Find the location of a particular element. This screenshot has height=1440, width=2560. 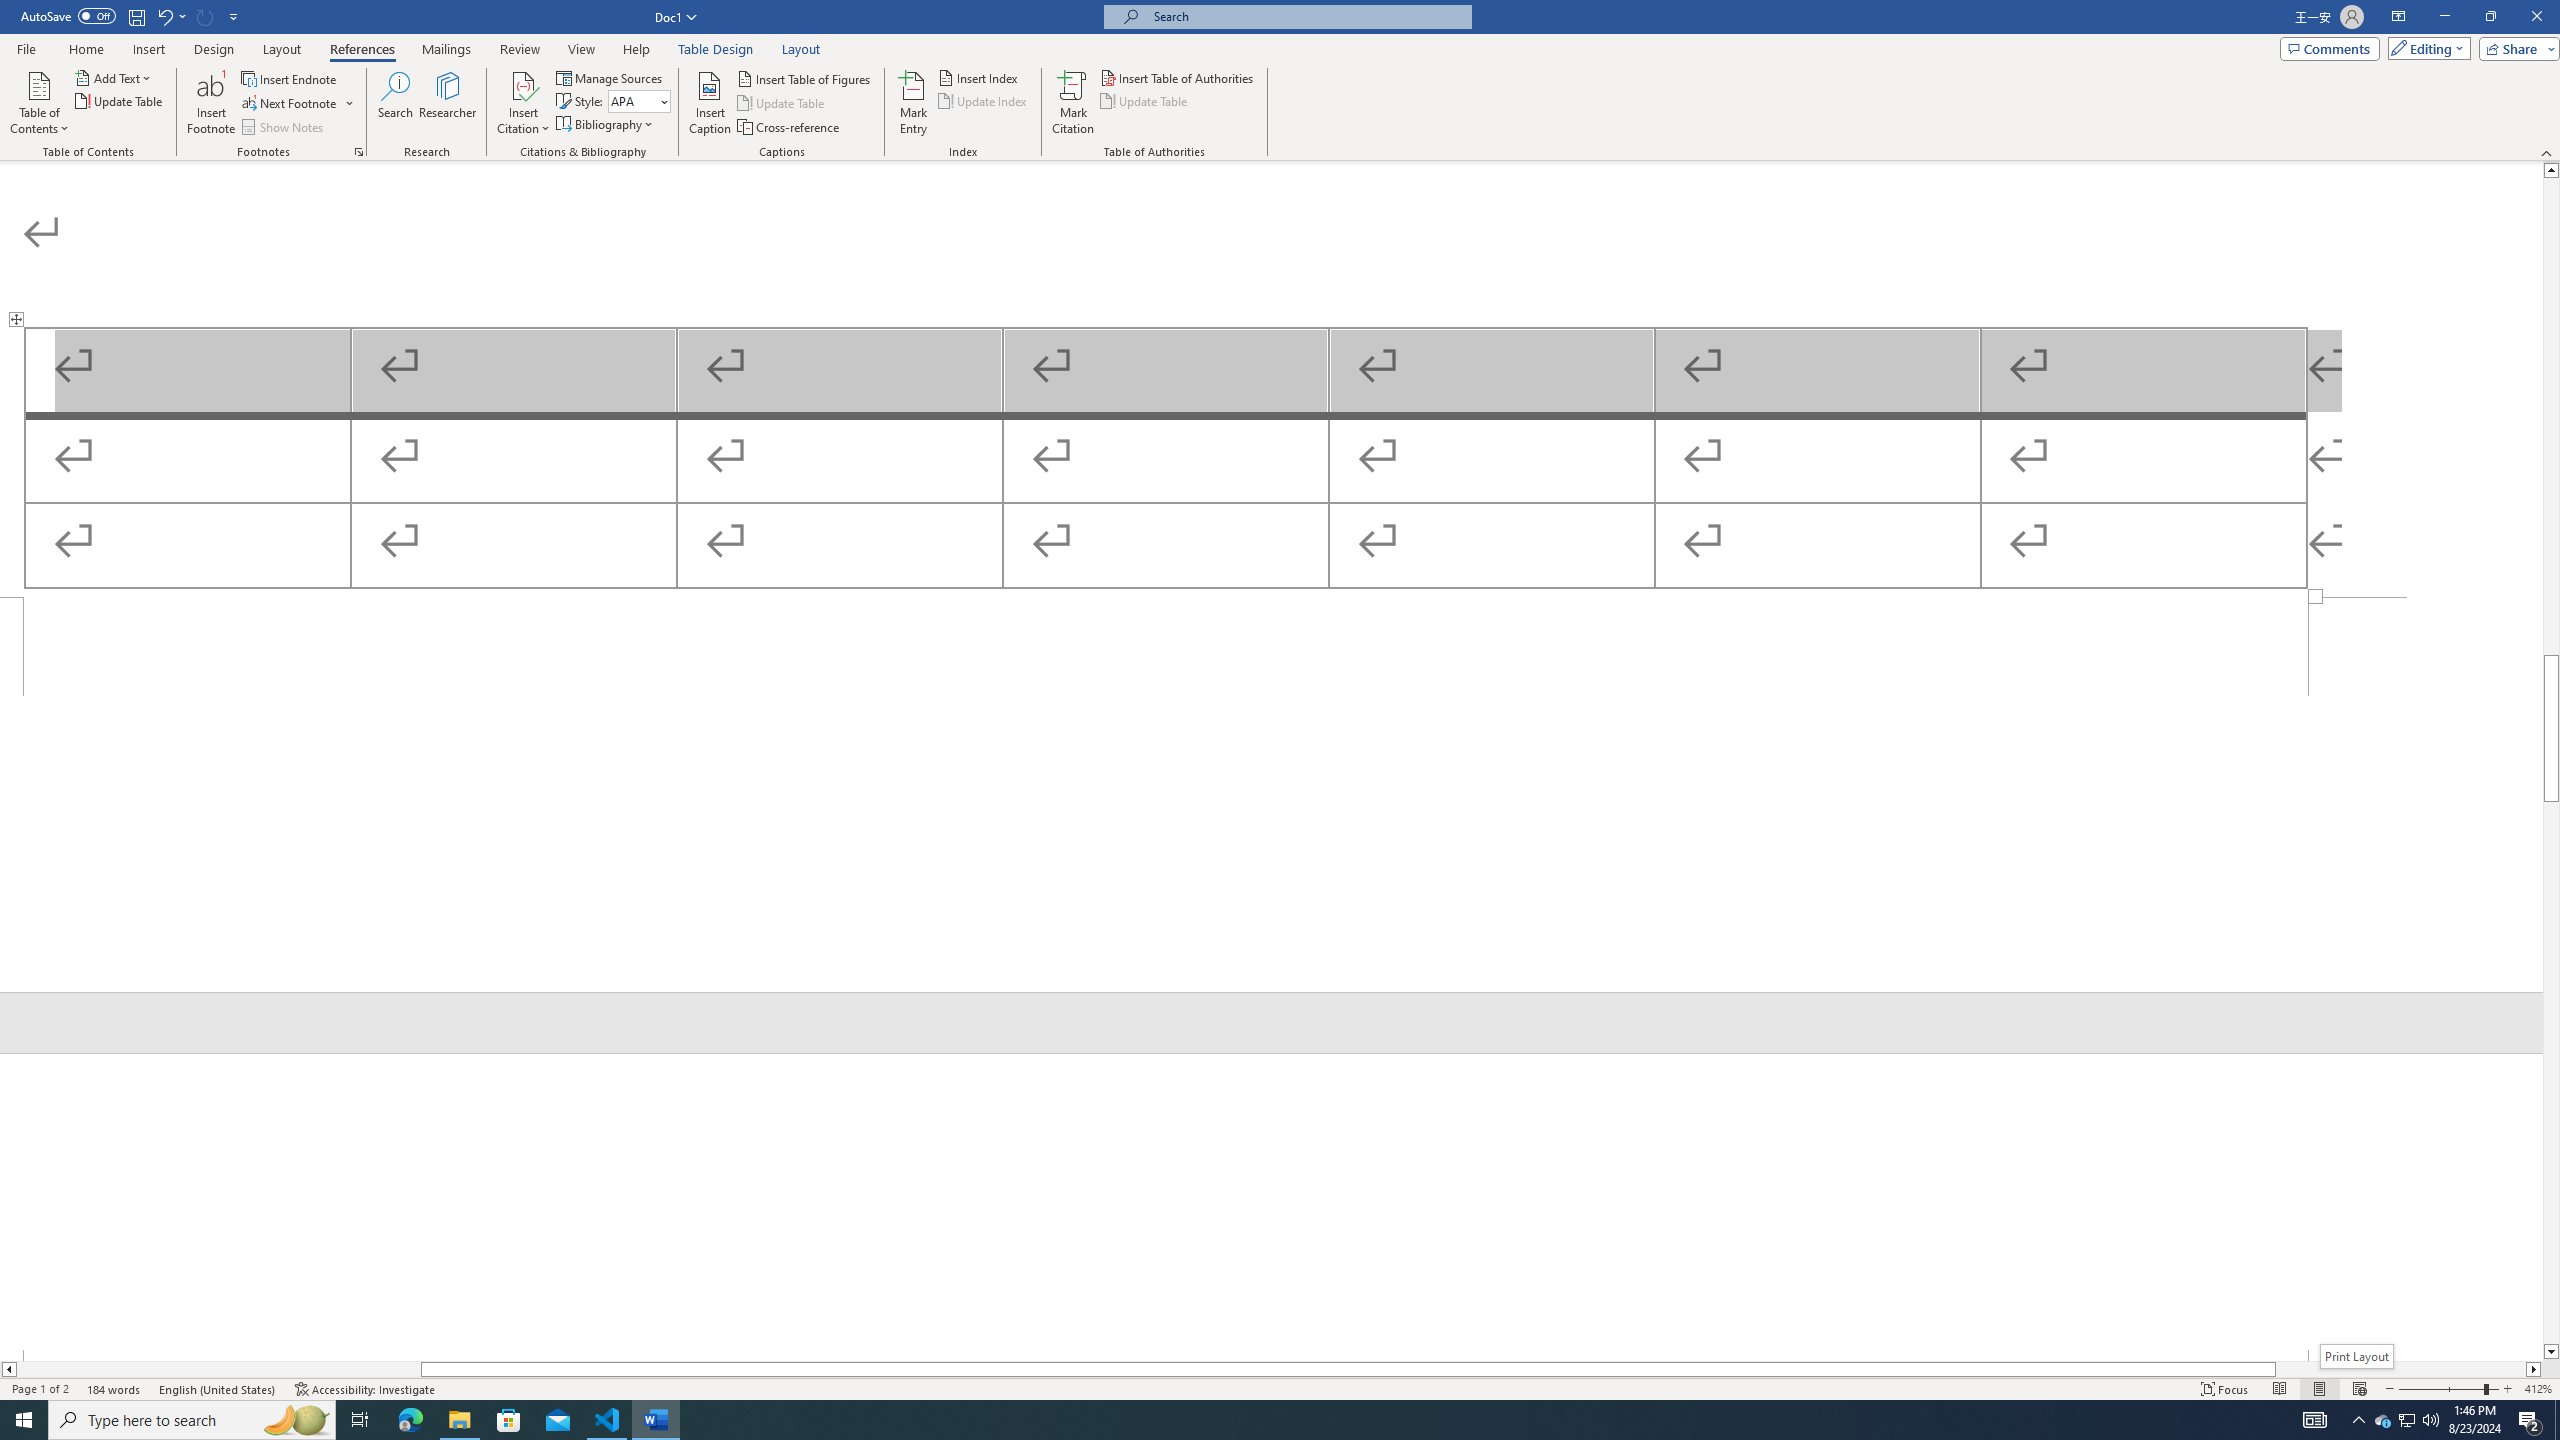

'Footnote and Endnote Dialog...' is located at coordinates (358, 150).